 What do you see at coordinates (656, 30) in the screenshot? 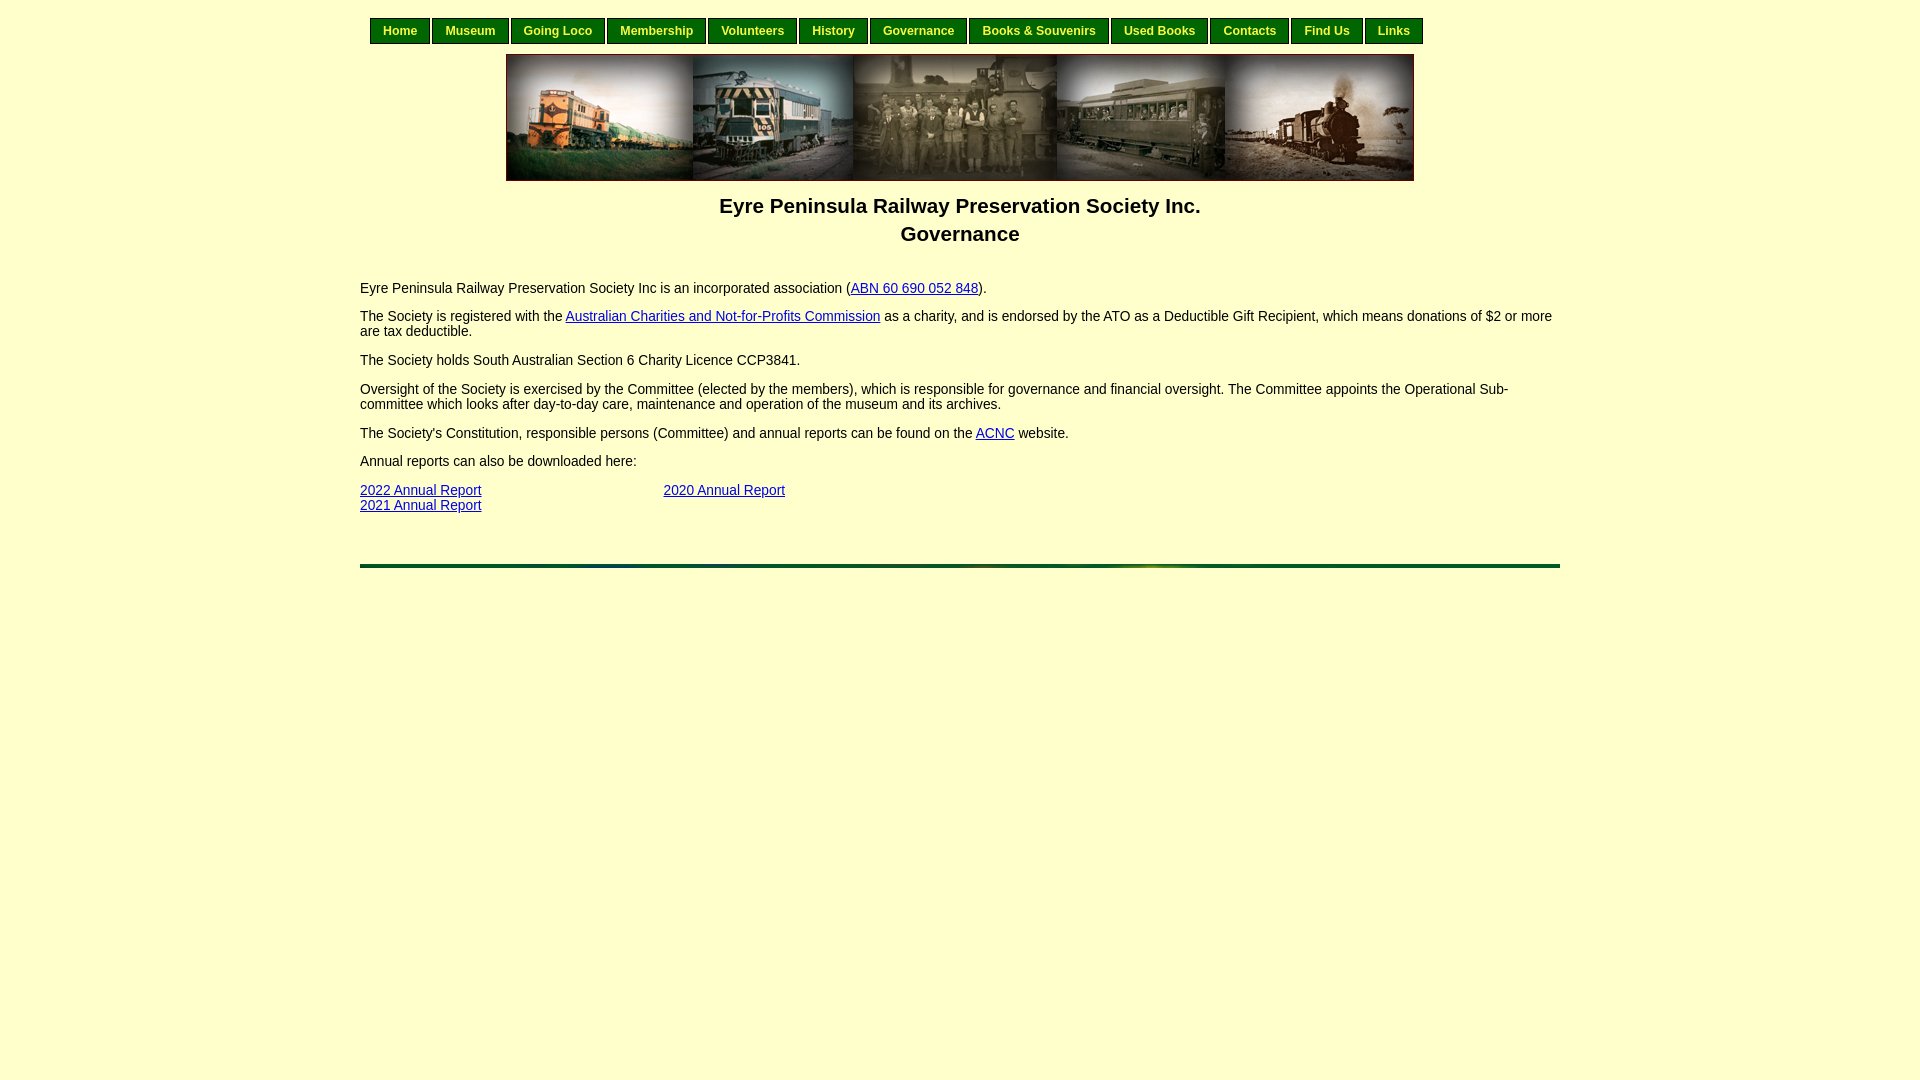
I see `'Membership'` at bounding box center [656, 30].